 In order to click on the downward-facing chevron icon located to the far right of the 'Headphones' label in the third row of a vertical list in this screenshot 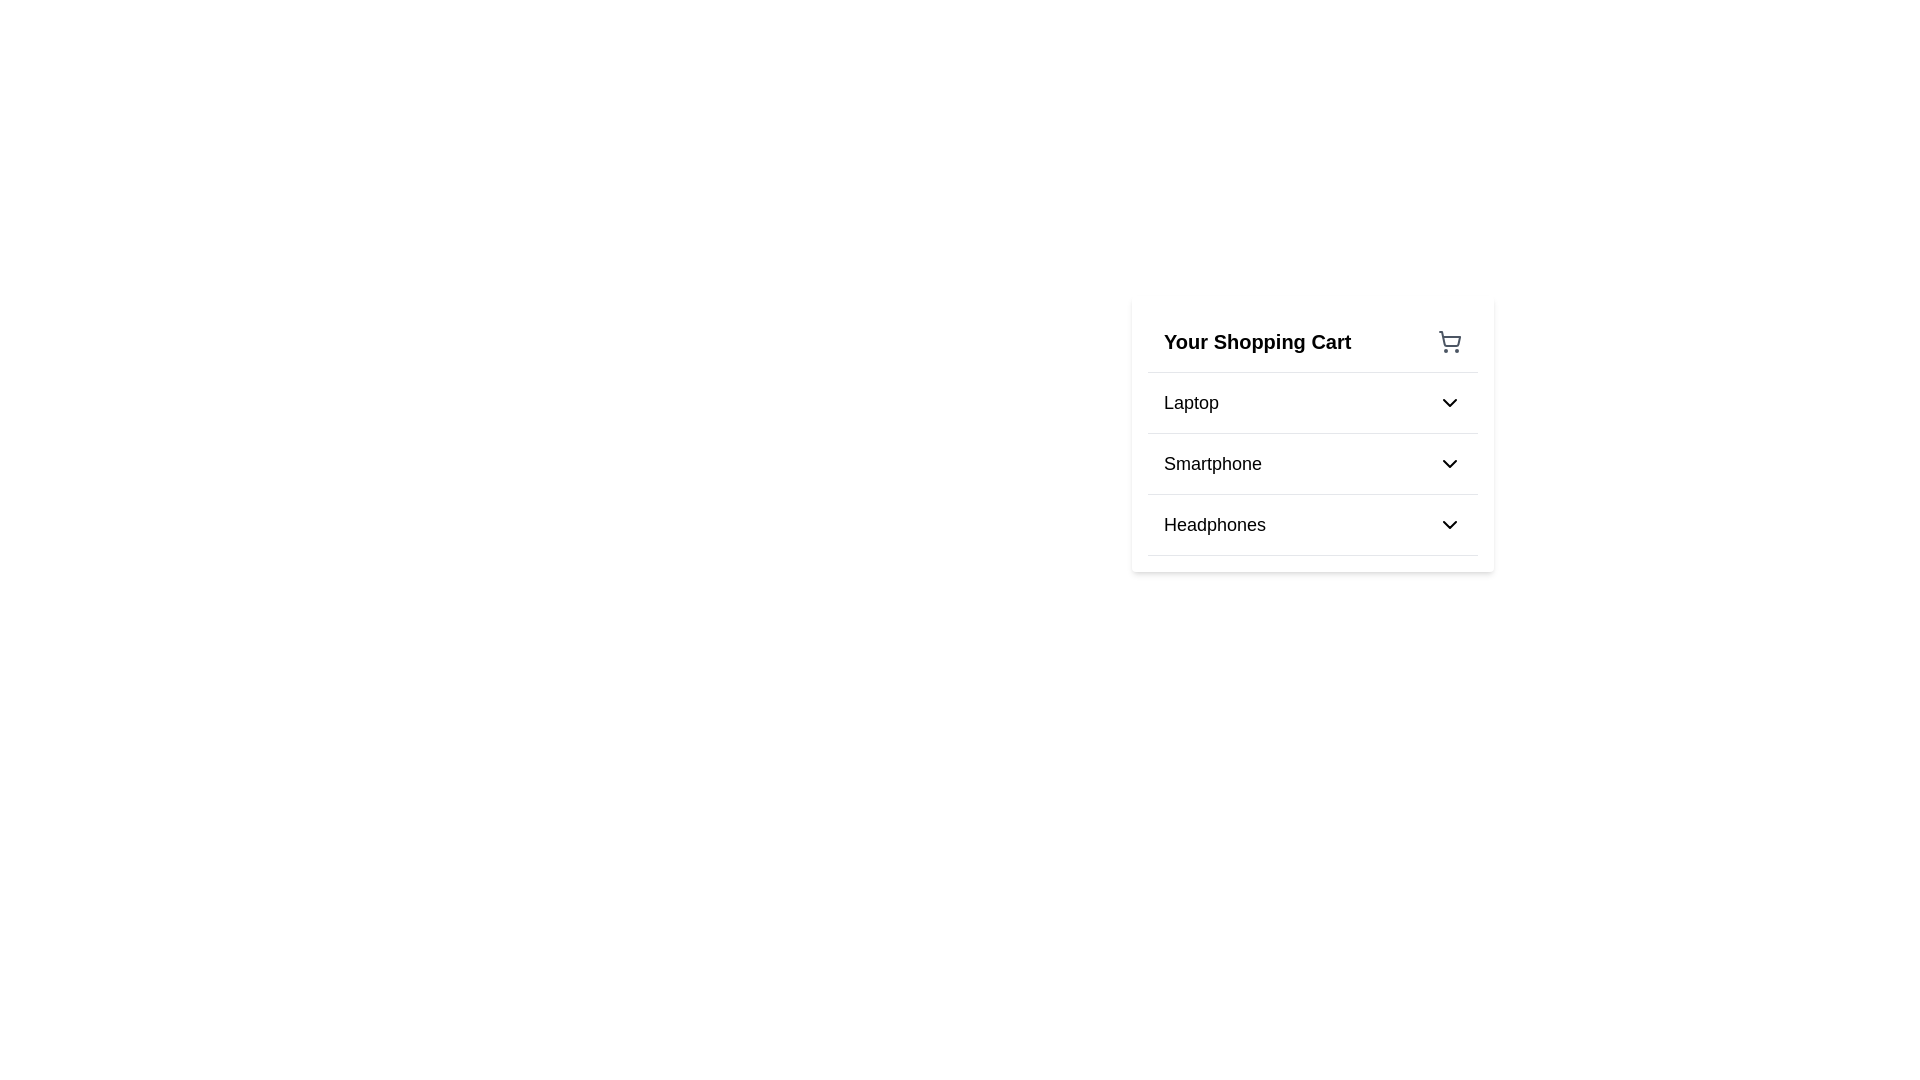, I will do `click(1449, 523)`.